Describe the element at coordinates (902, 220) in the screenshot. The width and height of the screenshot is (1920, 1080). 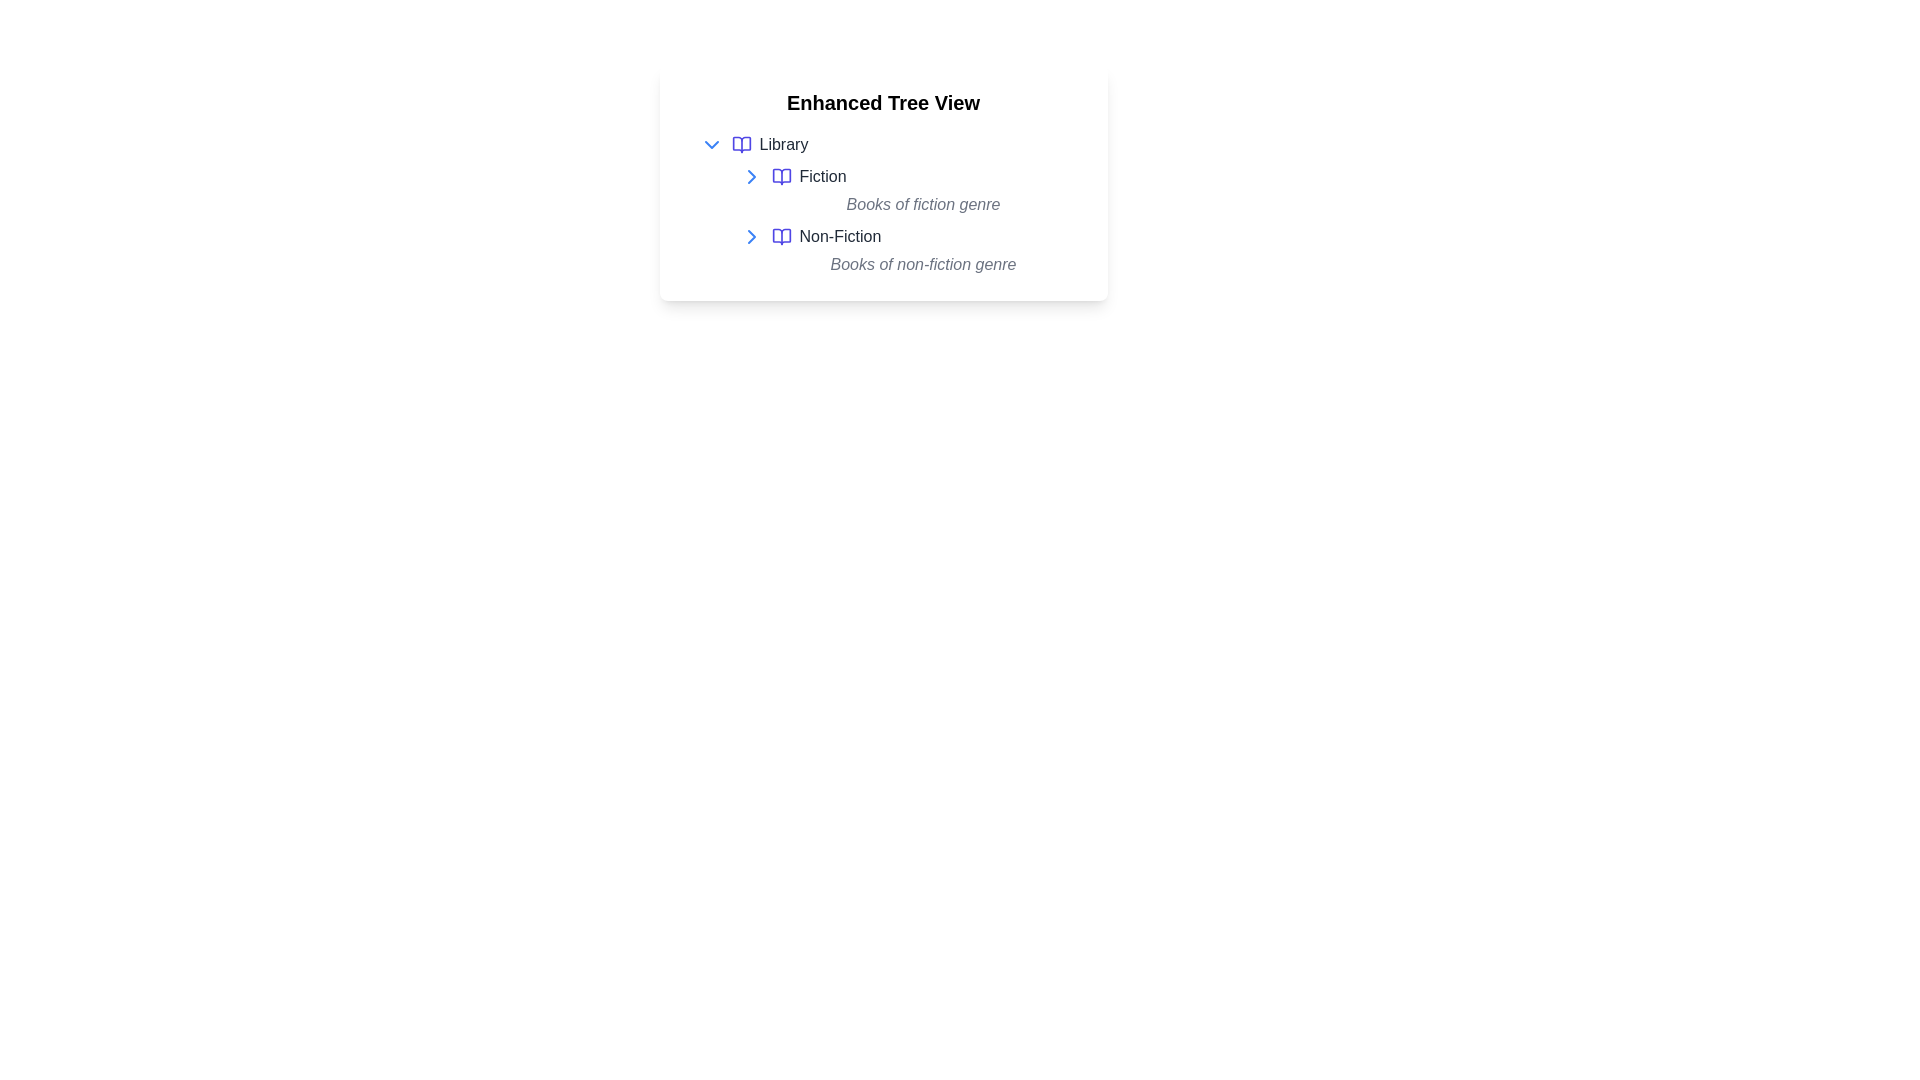
I see `the text block displaying categorized items for 'Fiction' and 'Non-Fiction', located in the middle-right section below the 'Enhanced Tree View' heading` at that location.